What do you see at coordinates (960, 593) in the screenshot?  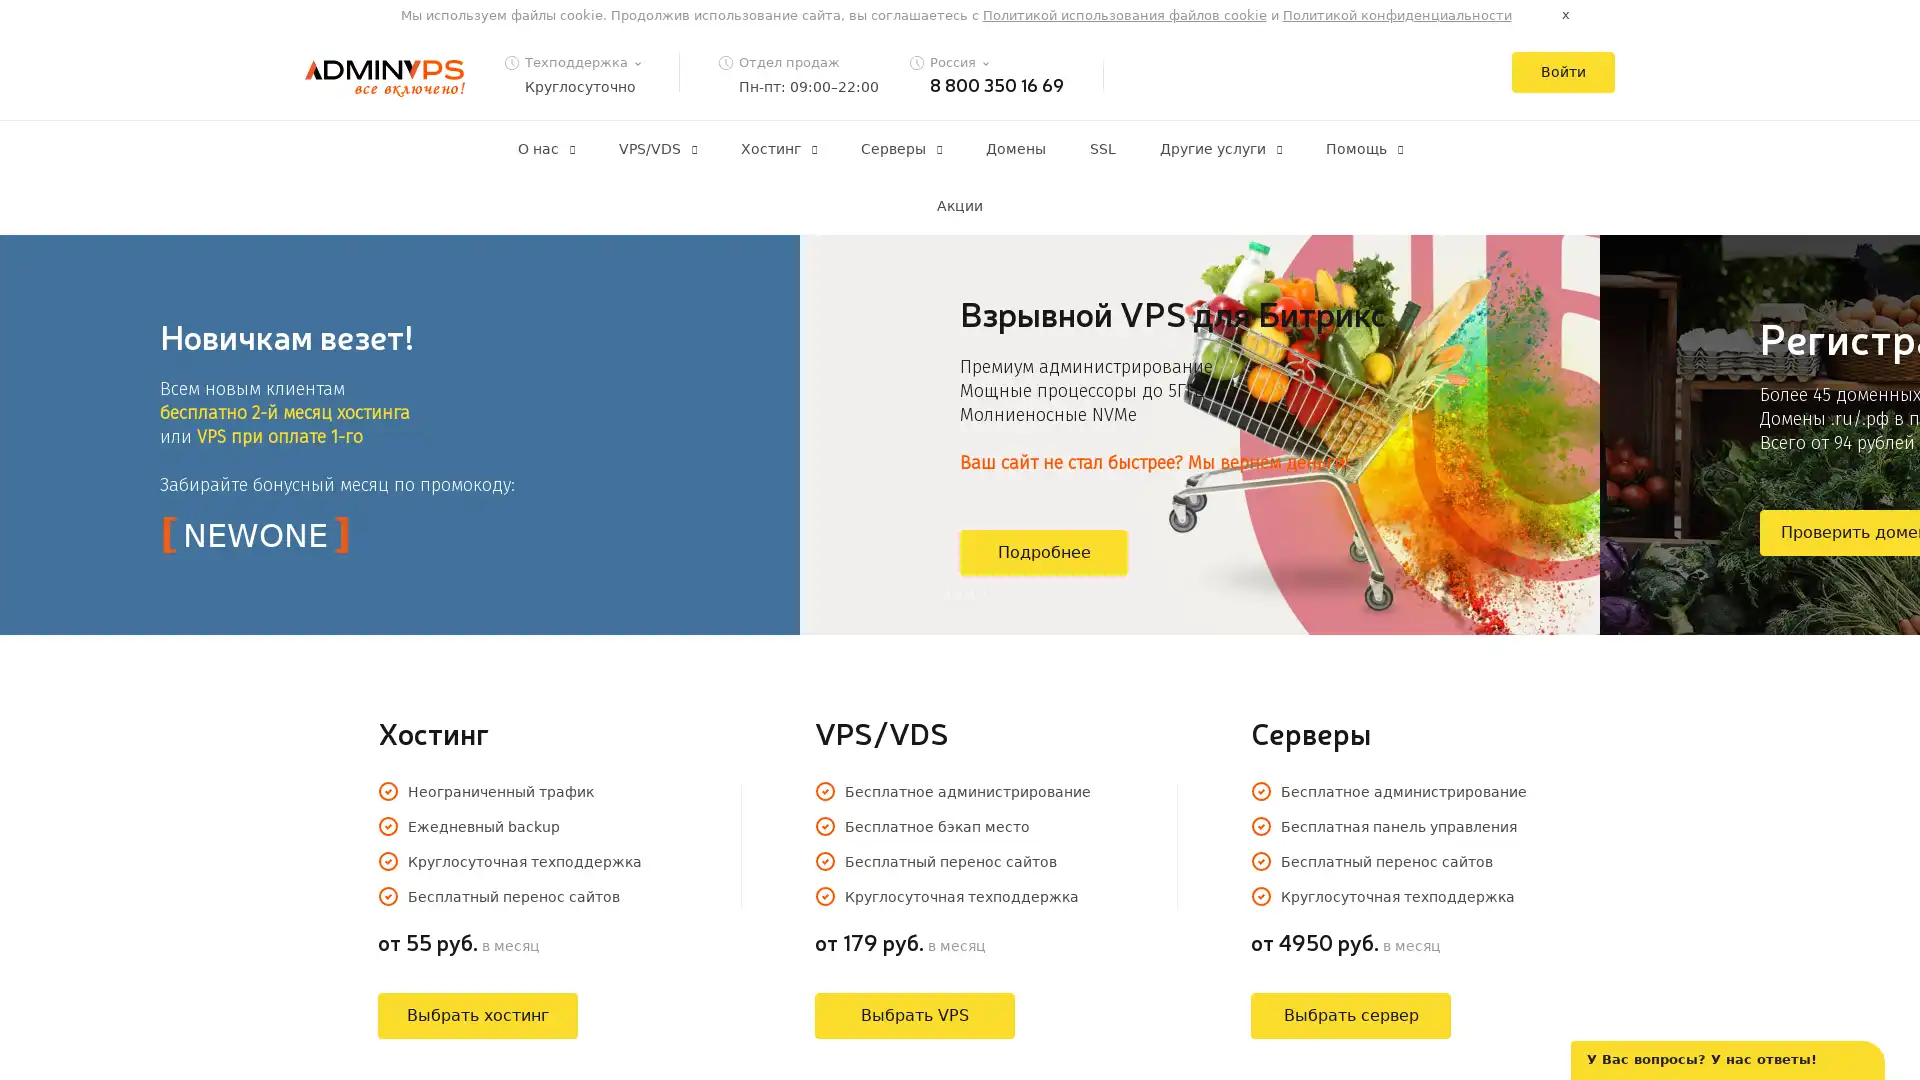 I see `3` at bounding box center [960, 593].